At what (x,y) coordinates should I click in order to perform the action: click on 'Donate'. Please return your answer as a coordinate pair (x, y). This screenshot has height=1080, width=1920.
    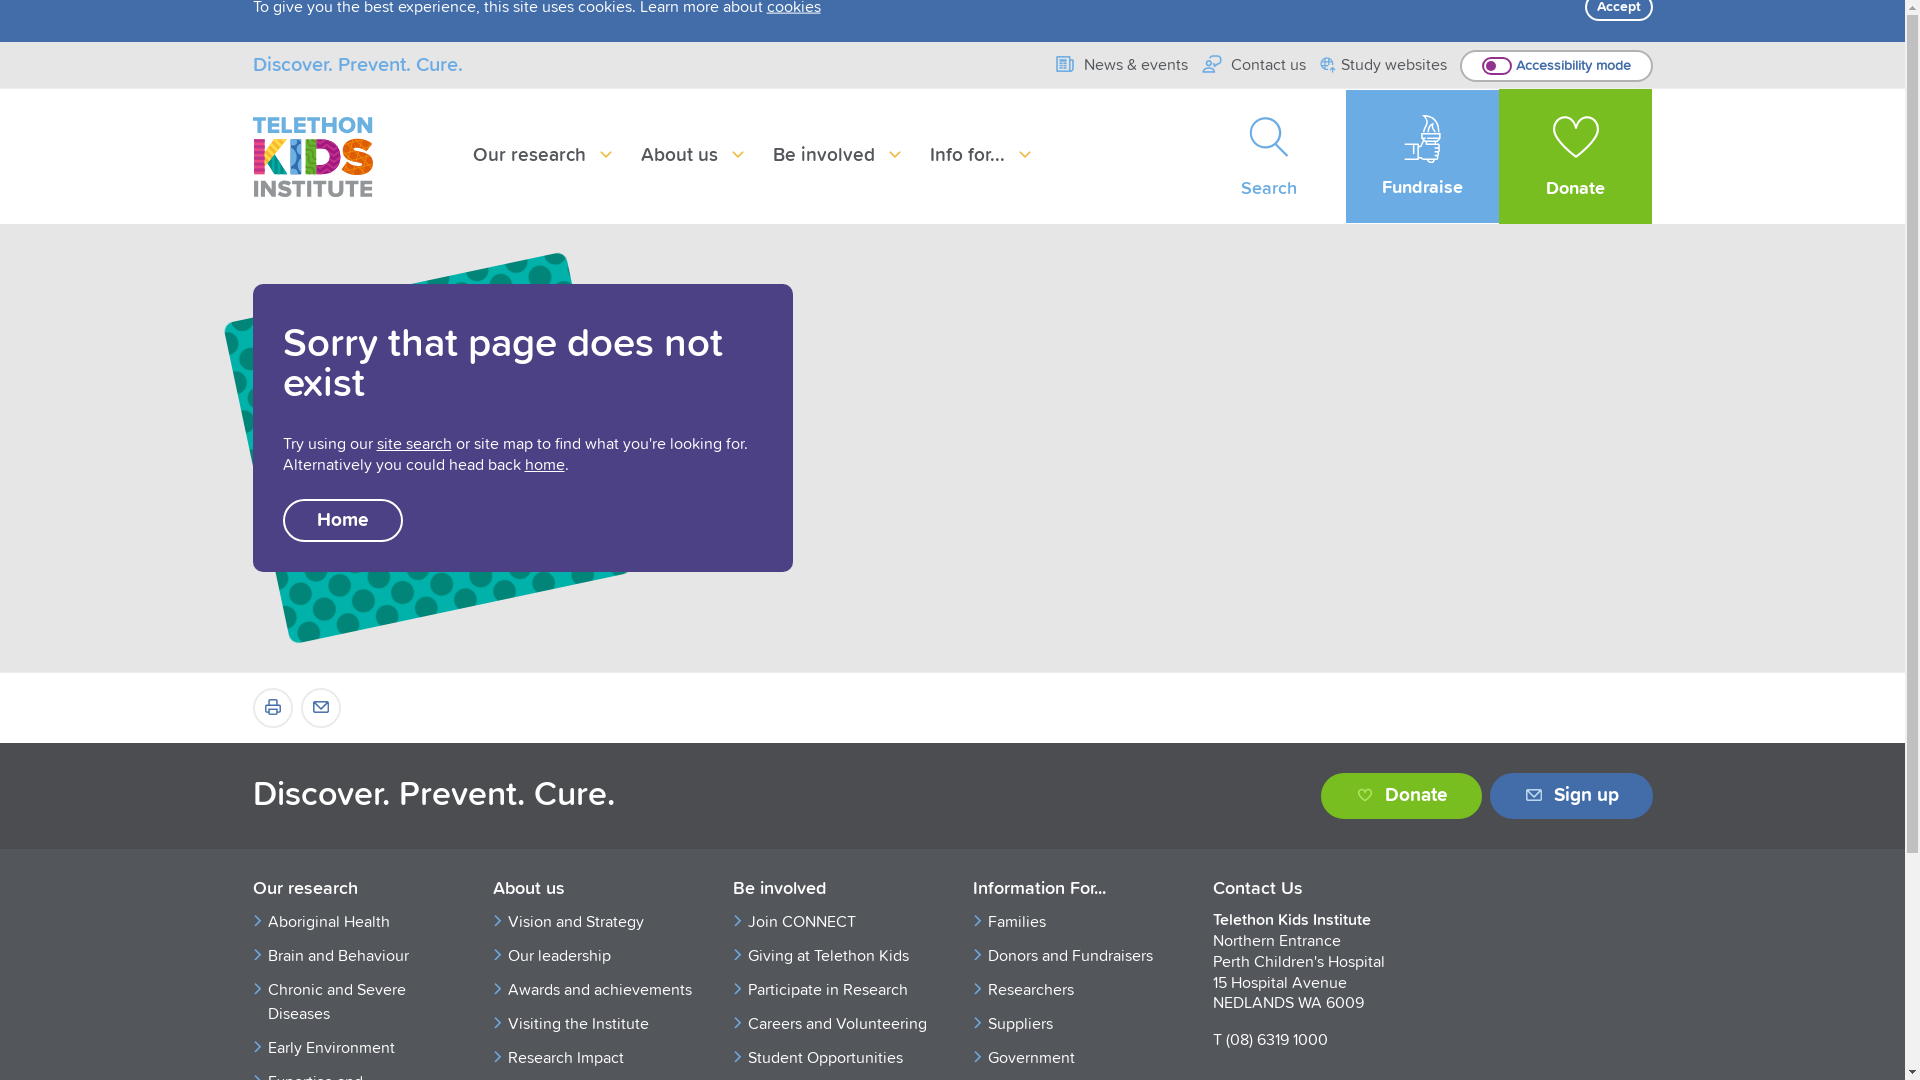
    Looking at the image, I should click on (1320, 794).